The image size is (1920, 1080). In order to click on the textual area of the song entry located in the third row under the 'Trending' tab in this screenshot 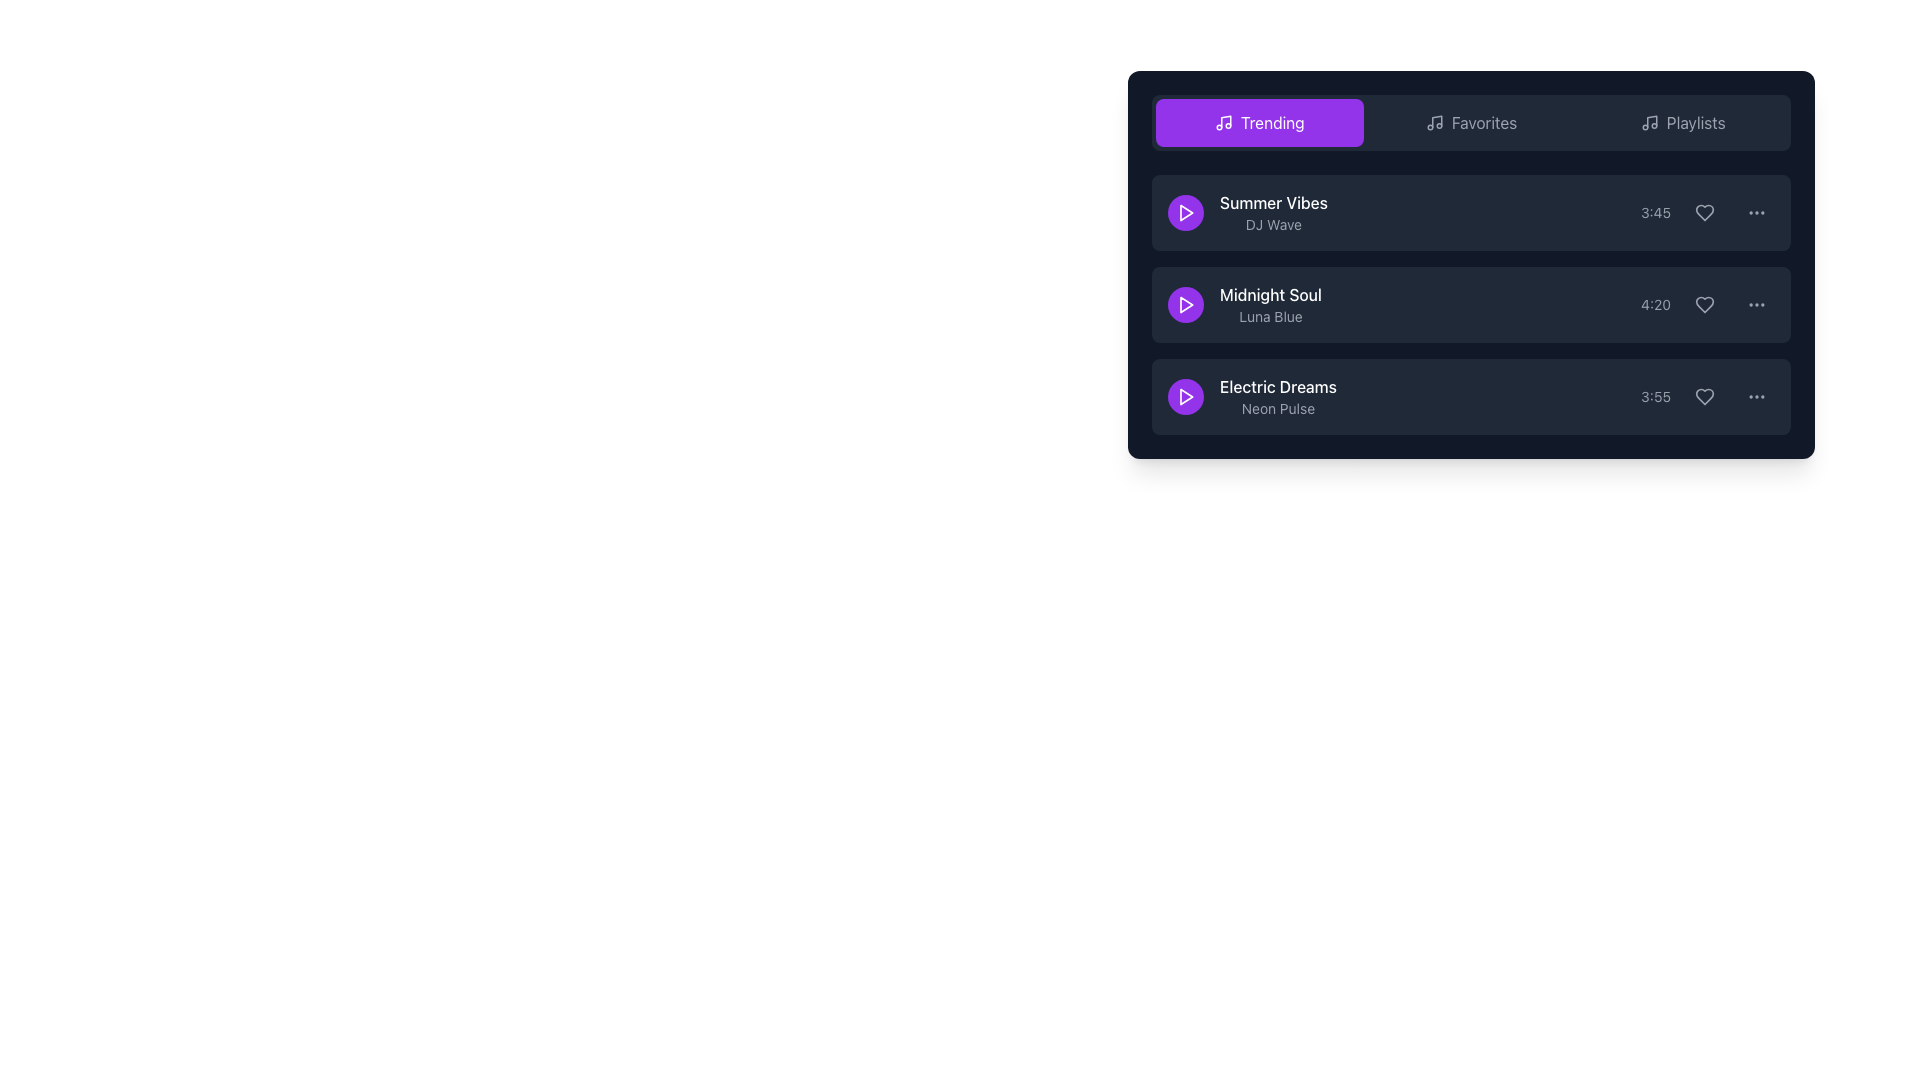, I will do `click(1251, 397)`.